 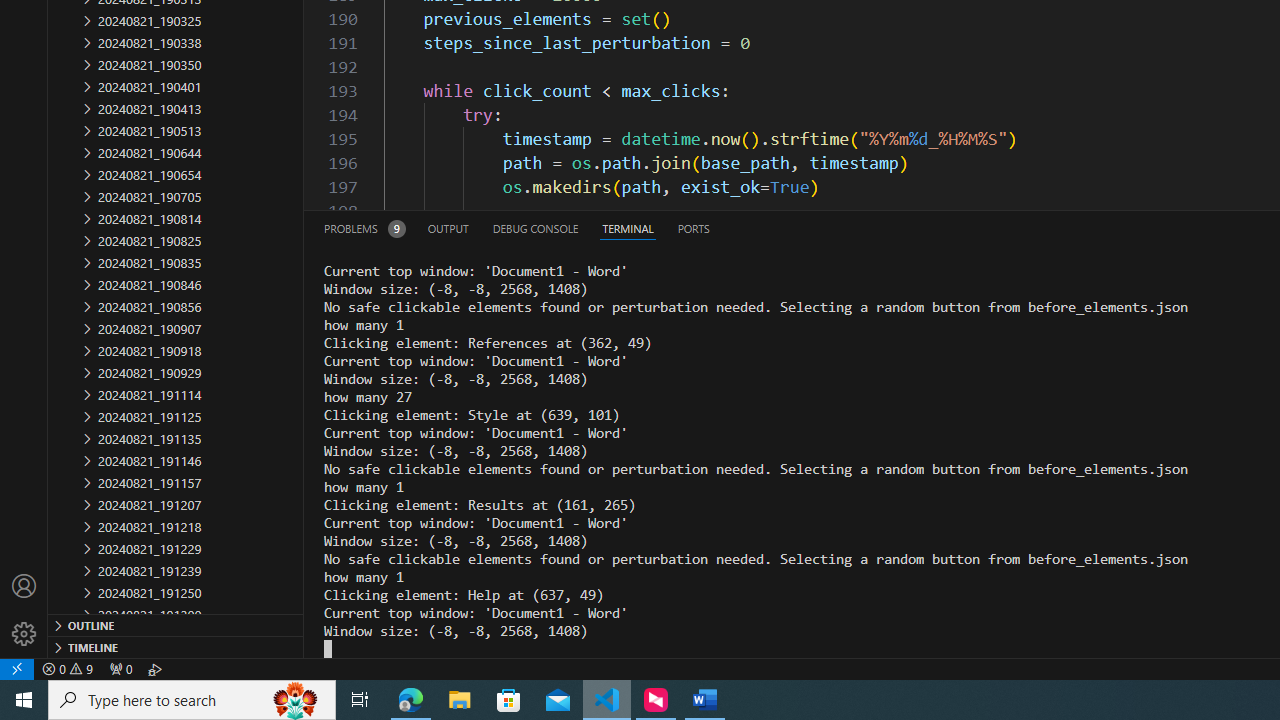 I want to click on 'Outline Section', so click(x=176, y=623).